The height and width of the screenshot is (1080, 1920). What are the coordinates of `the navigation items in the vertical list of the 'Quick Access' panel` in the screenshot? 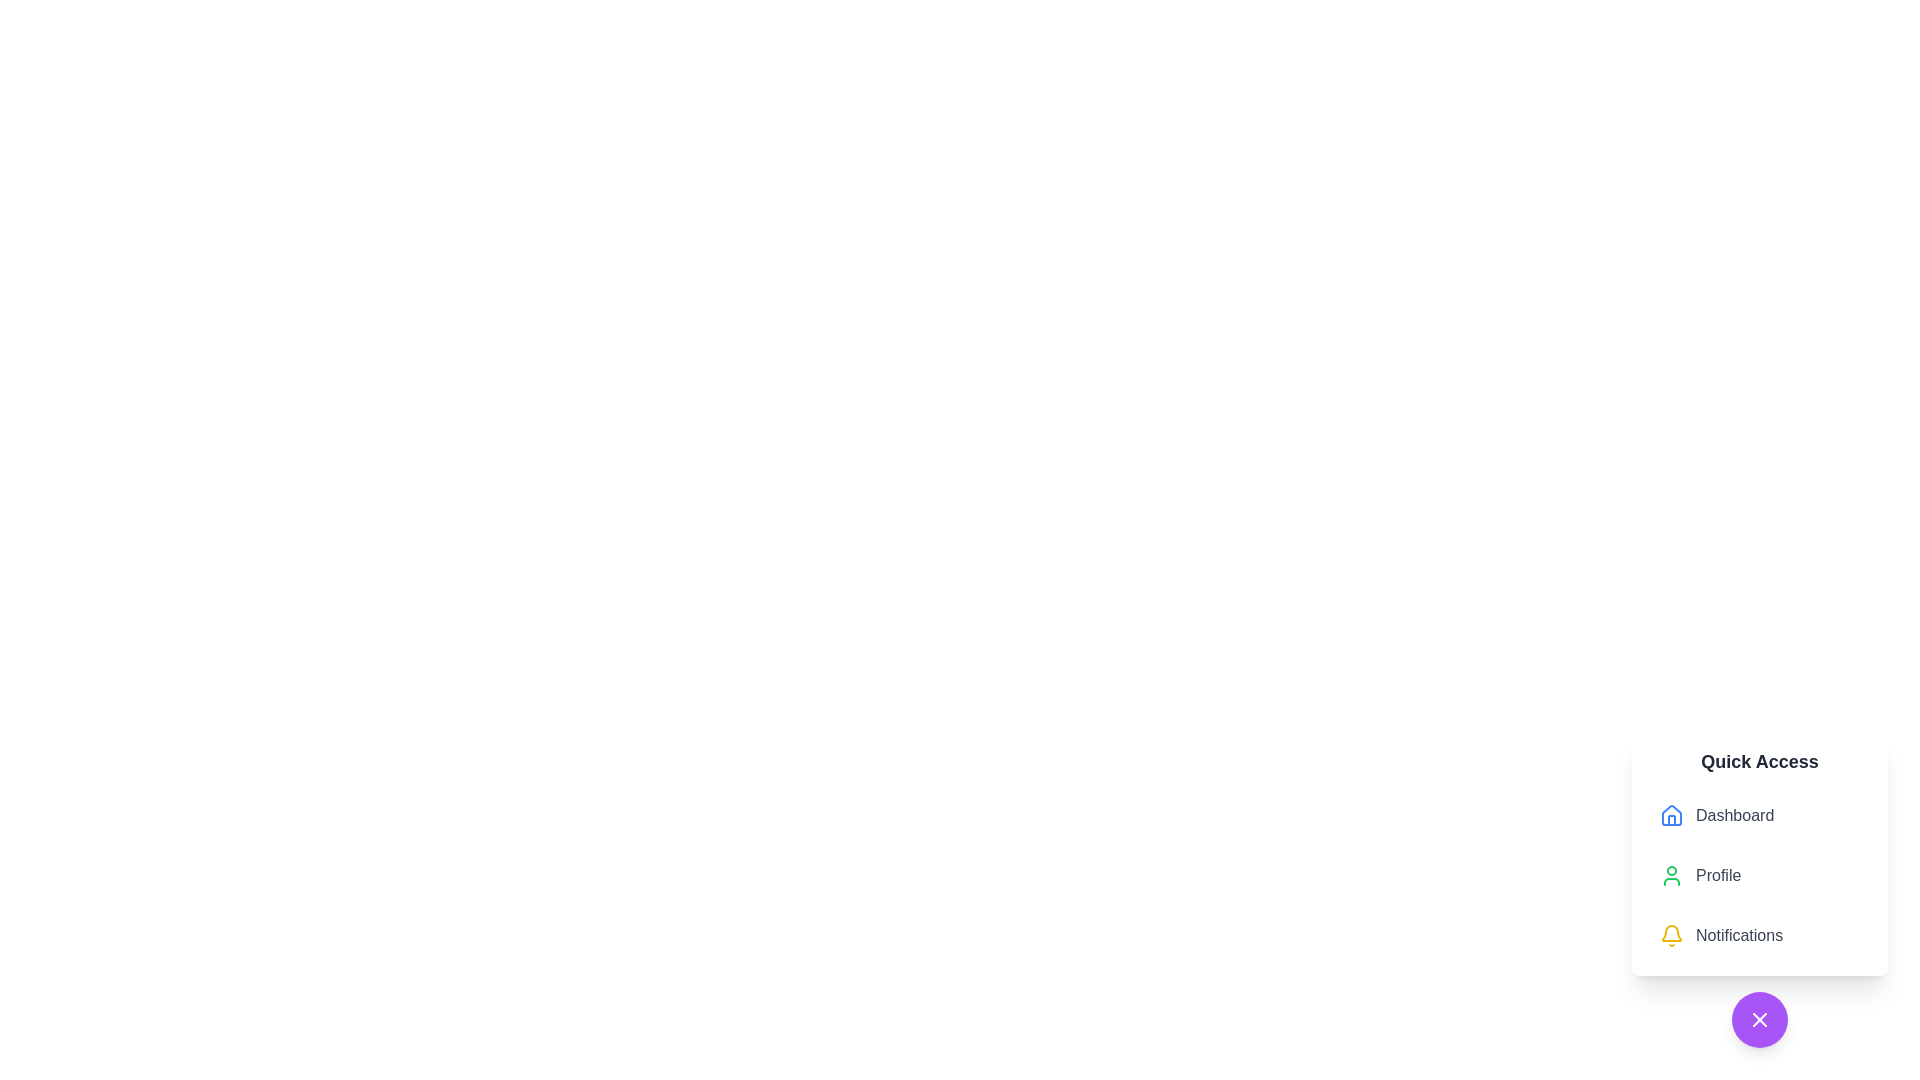 It's located at (1760, 874).